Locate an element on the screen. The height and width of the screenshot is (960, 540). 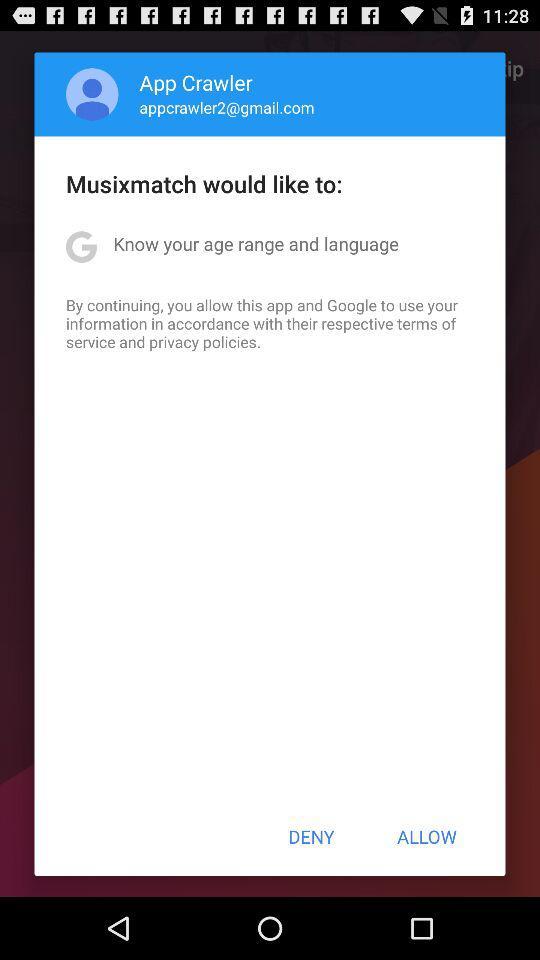
the app crawler is located at coordinates (196, 82).